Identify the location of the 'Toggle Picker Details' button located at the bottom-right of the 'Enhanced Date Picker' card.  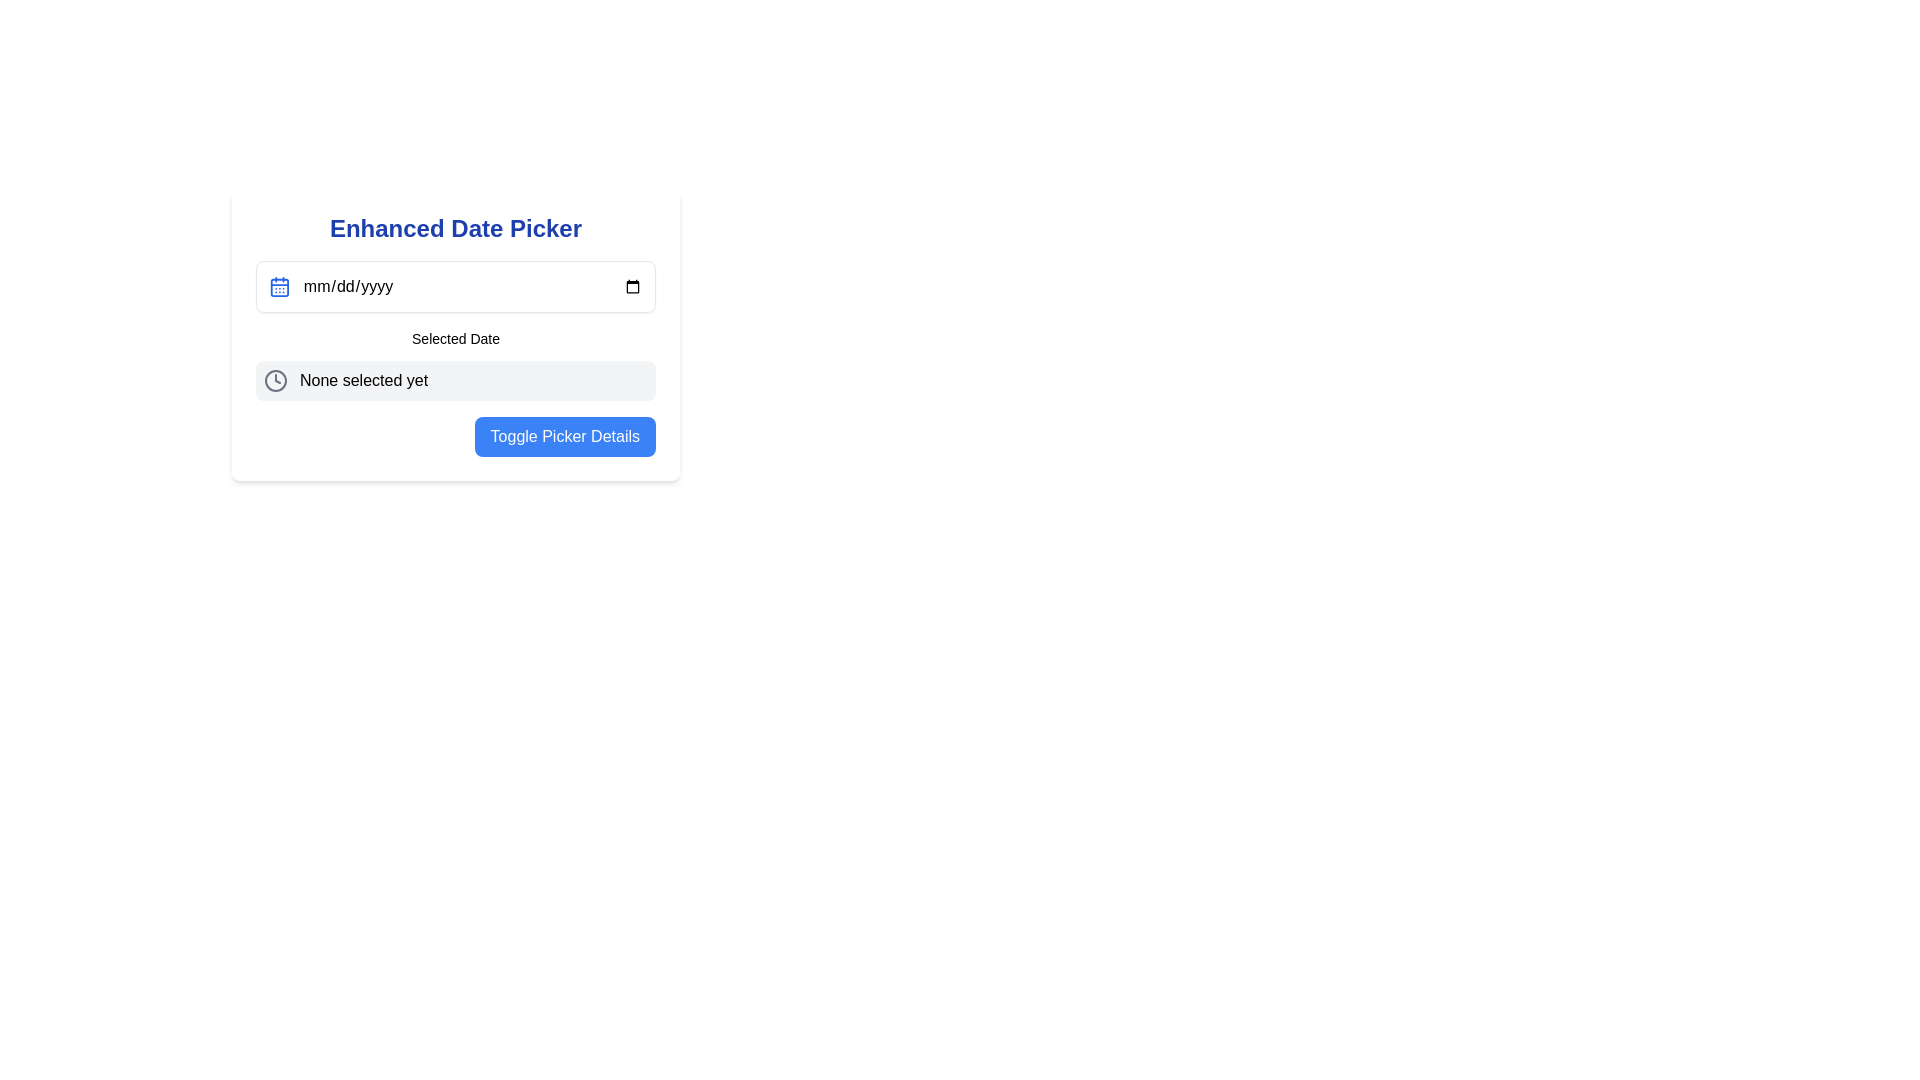
(455, 435).